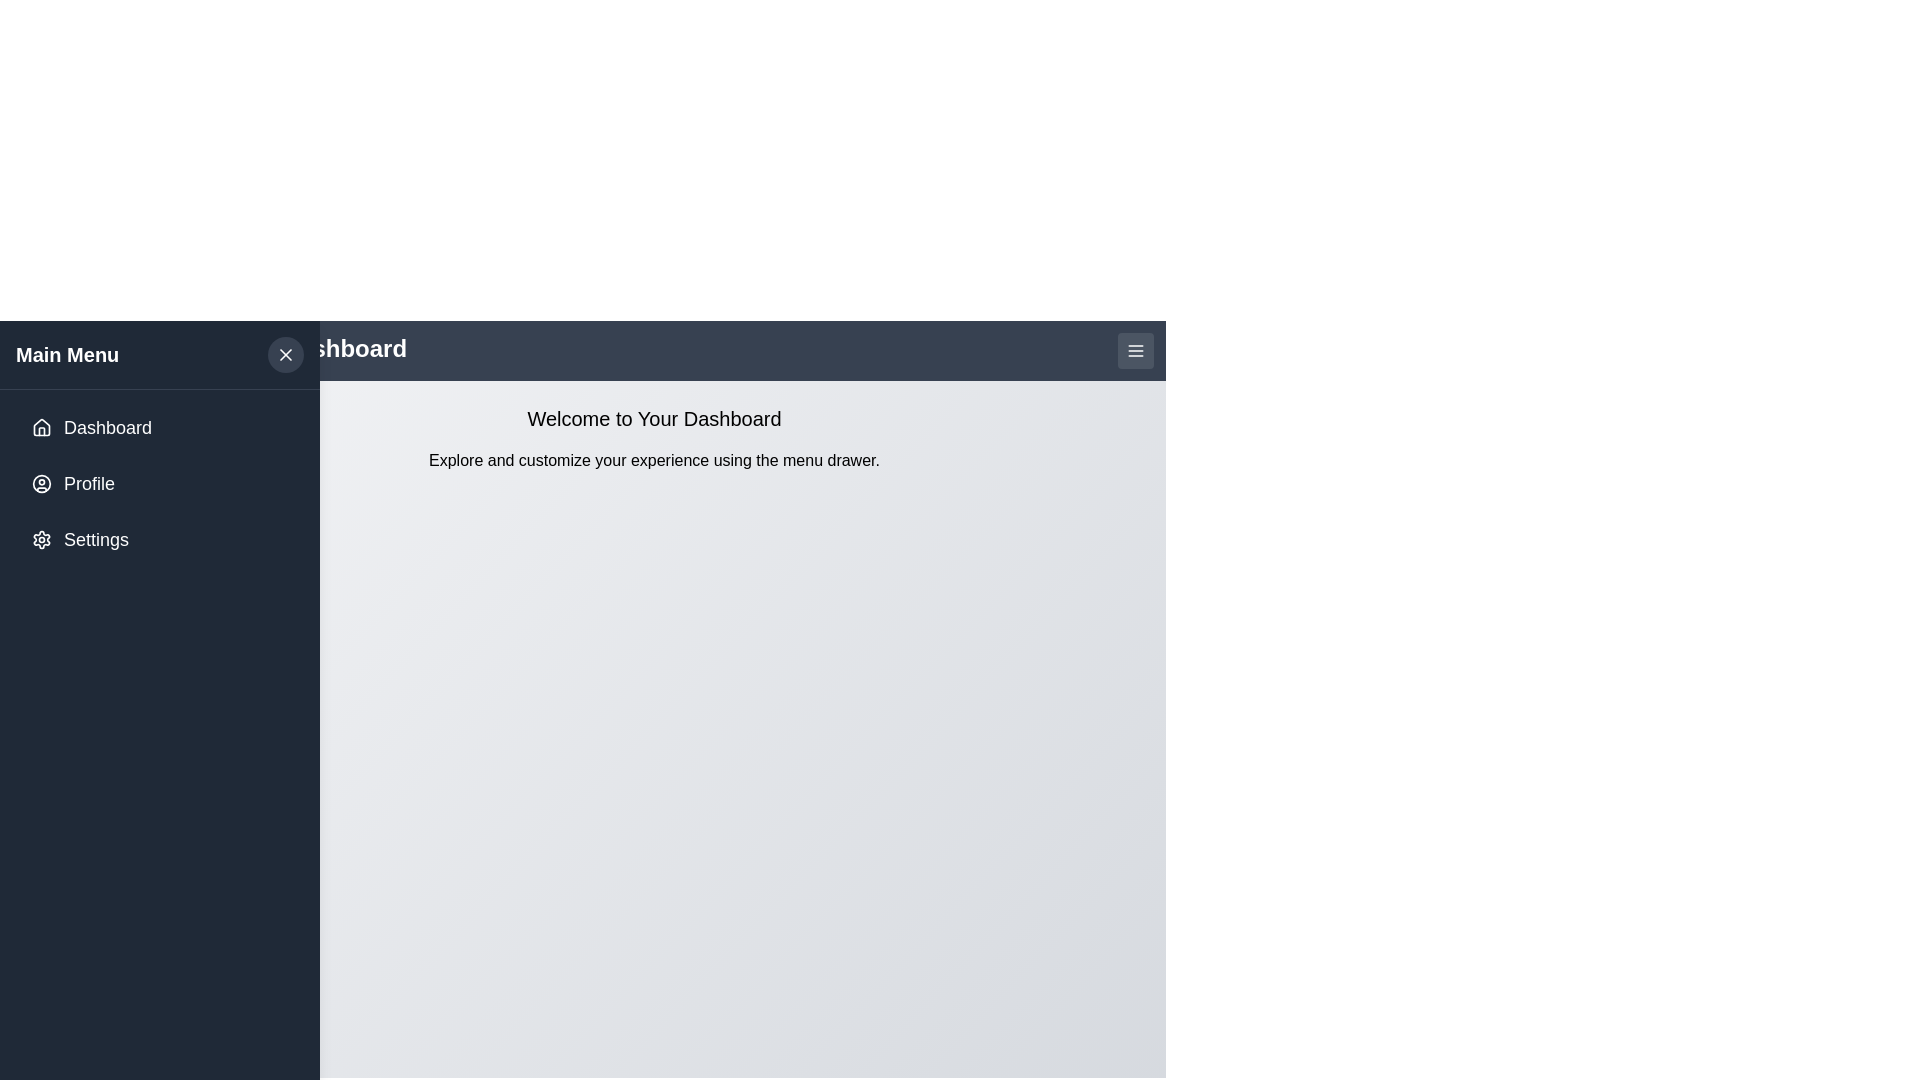 This screenshot has height=1080, width=1920. Describe the element at coordinates (42, 483) in the screenshot. I see `the circular user avatar icon located in the 'Profile' menu item in the sidebar navigation` at that location.